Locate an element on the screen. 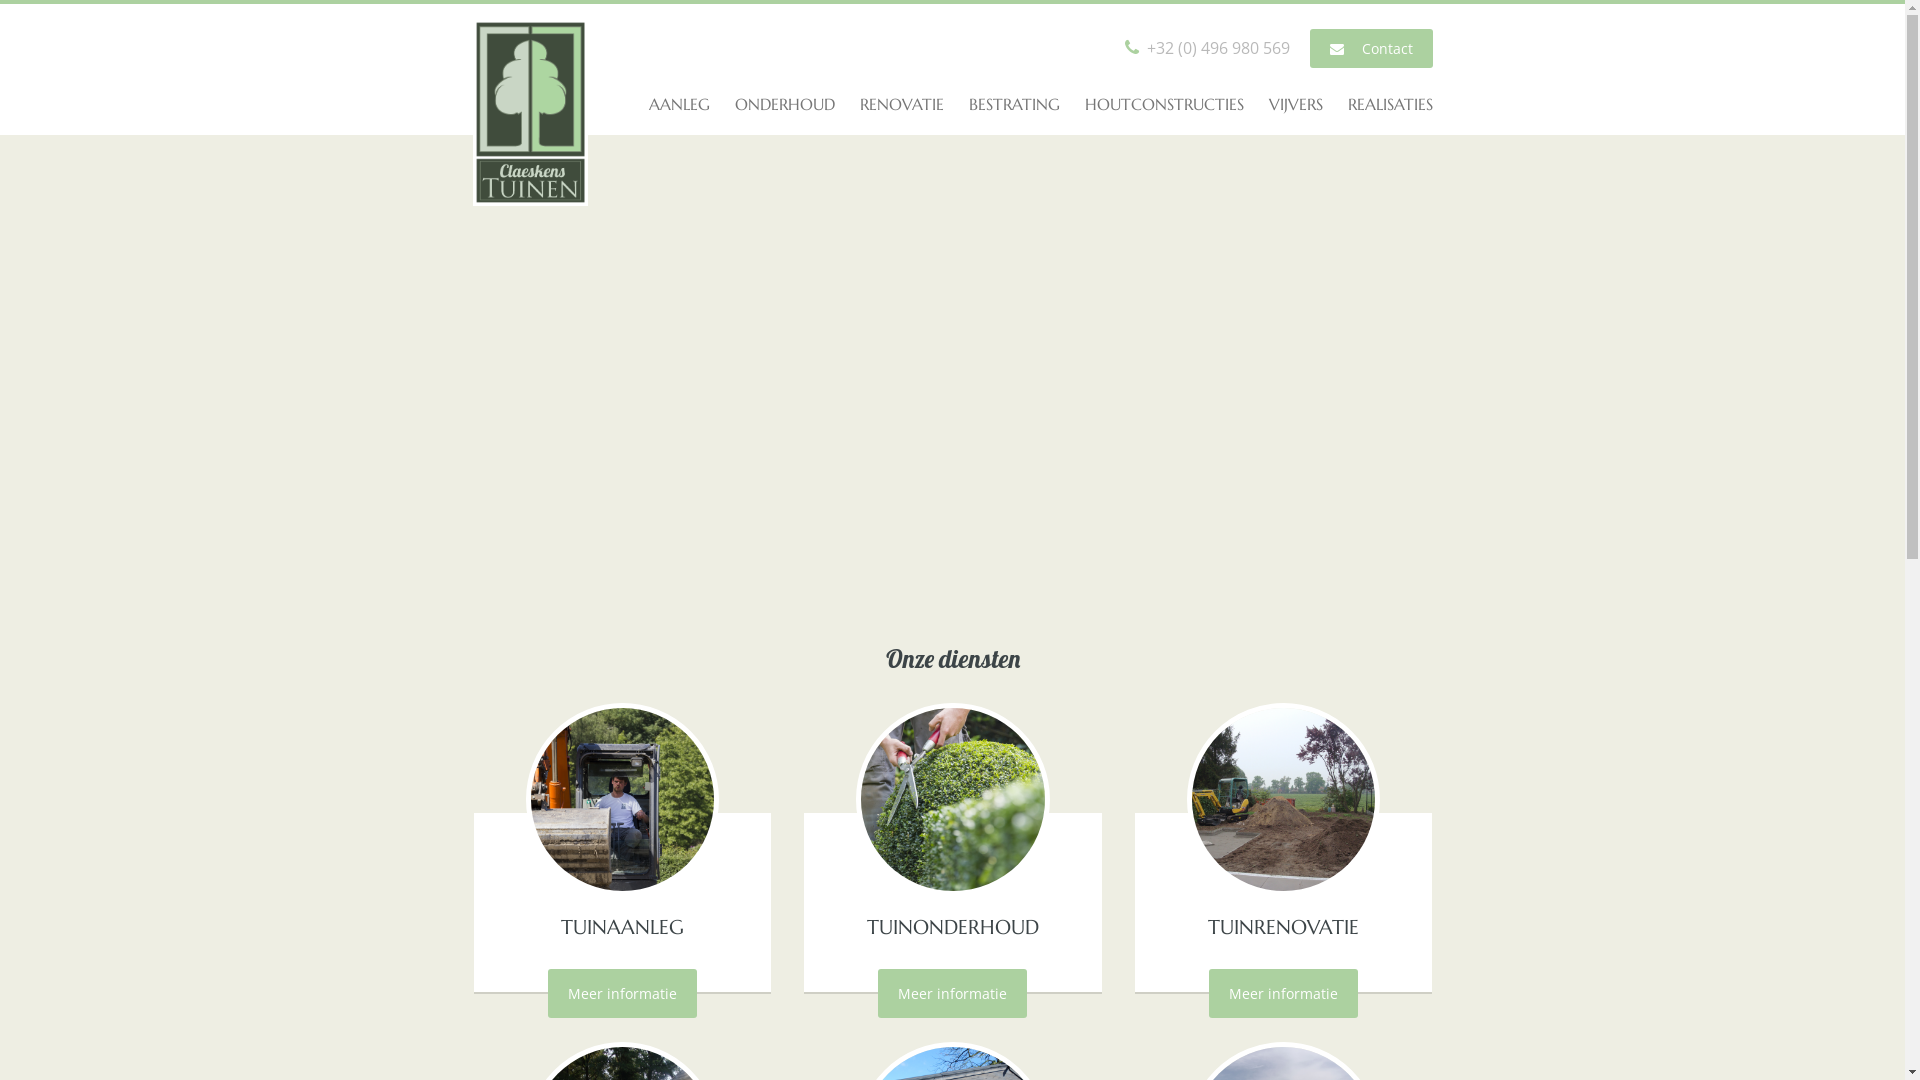  'BESTRATING' is located at coordinates (1013, 104).